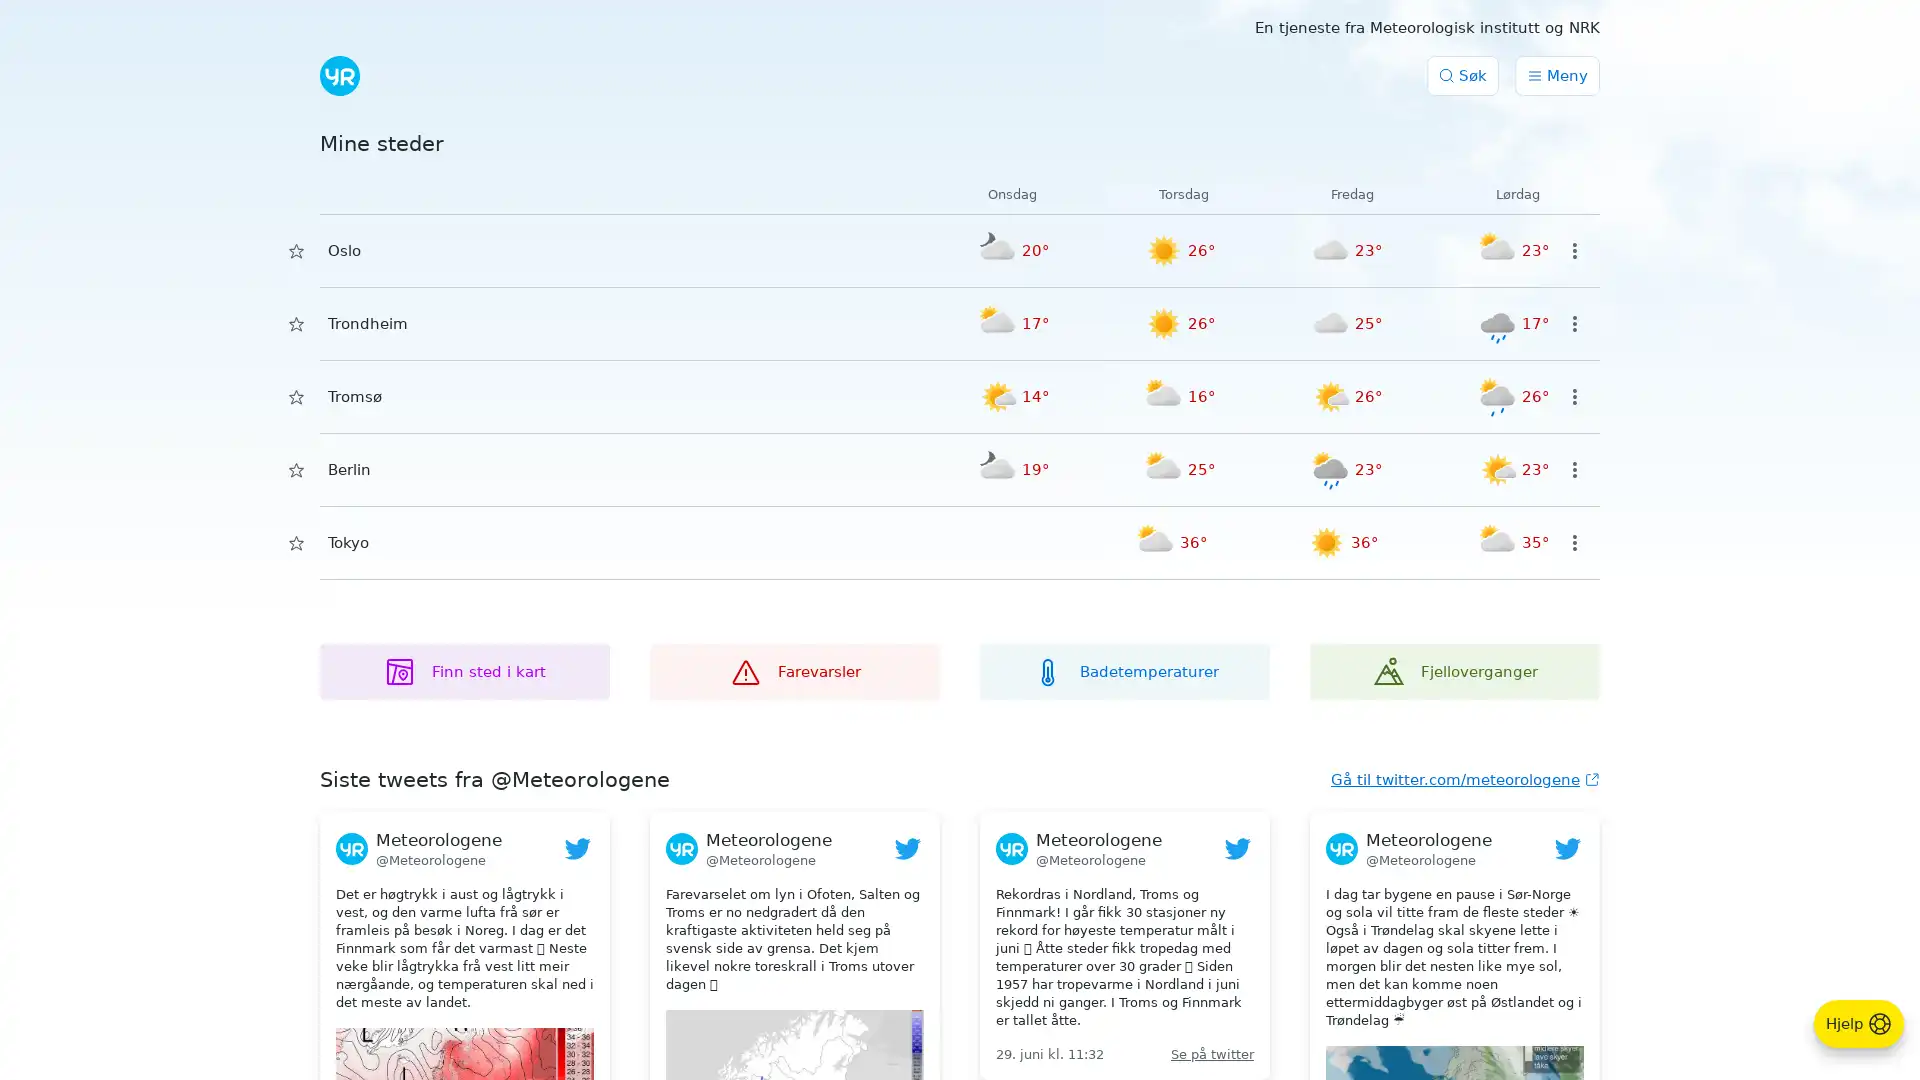  Describe the element at coordinates (295, 543) in the screenshot. I see `Lagre i Mine steder` at that location.